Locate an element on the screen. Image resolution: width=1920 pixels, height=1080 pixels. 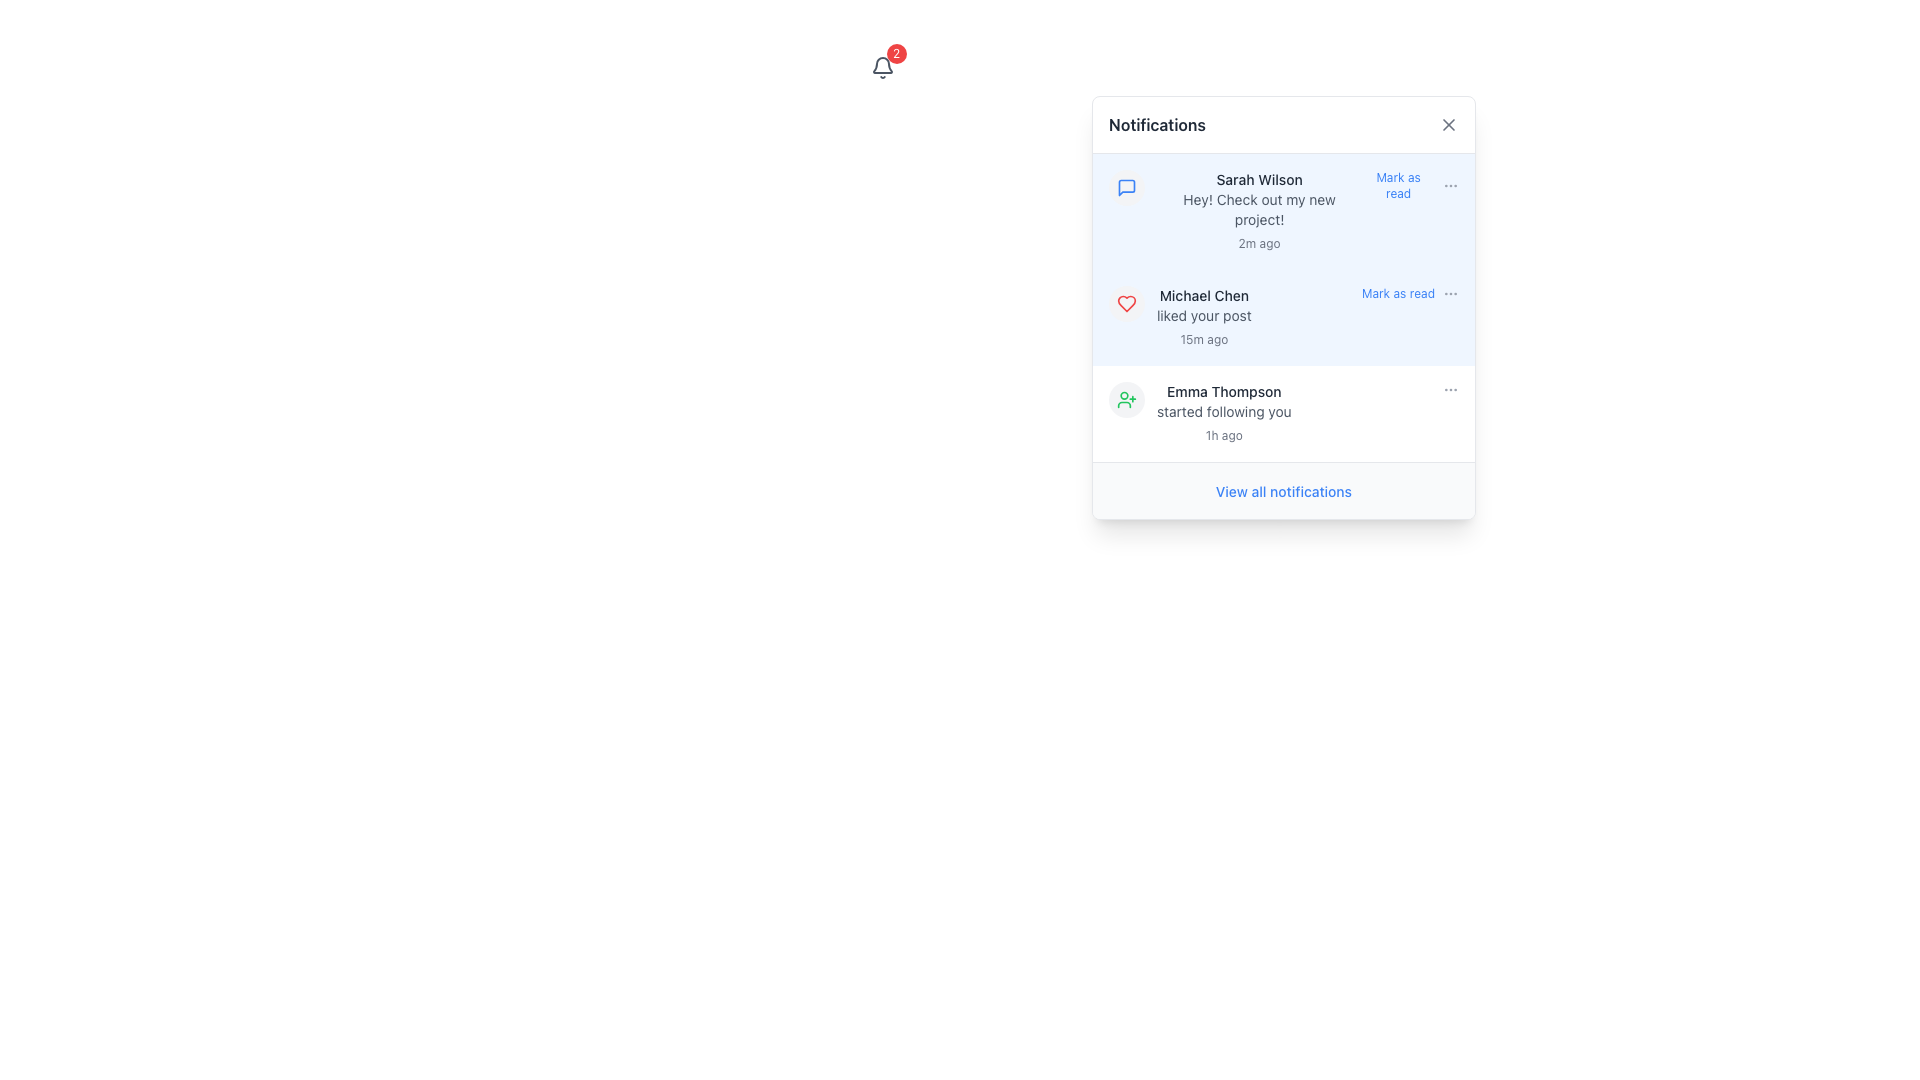
the notification icon indicating that 'Emma Thompson started following you 1h ago', which is located at the top-left corner of the notification item is located at coordinates (1127, 400).